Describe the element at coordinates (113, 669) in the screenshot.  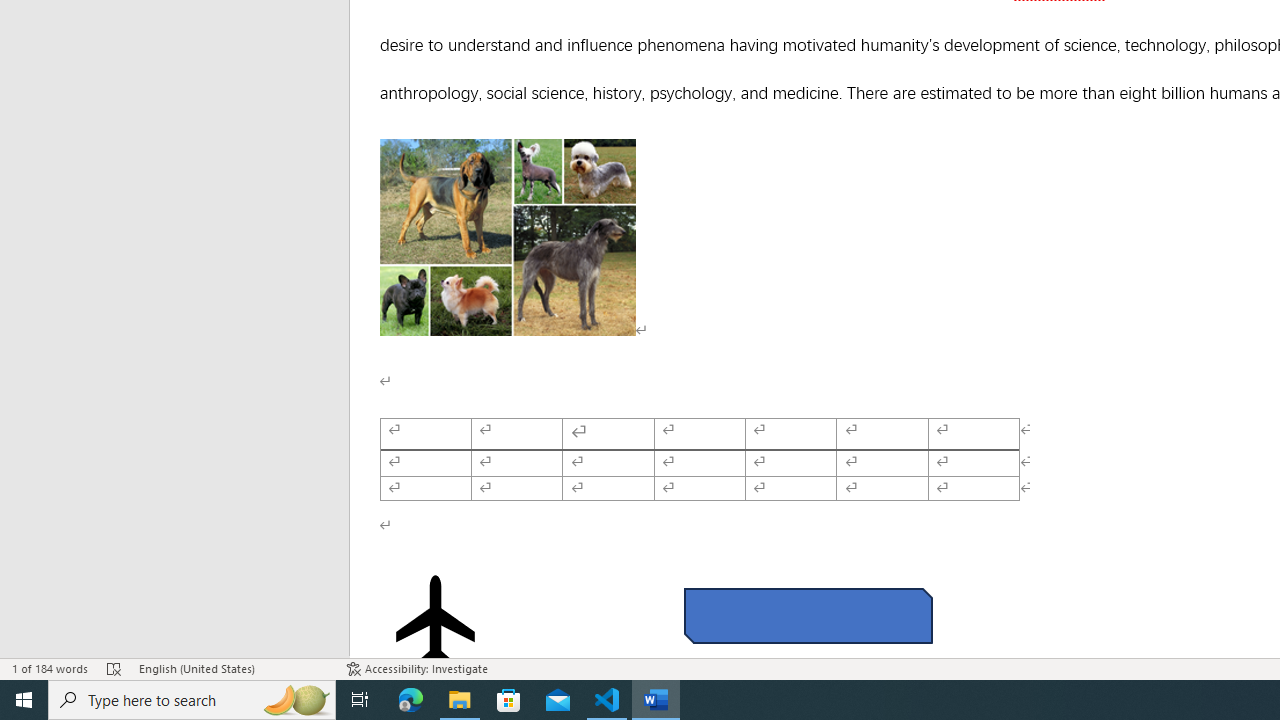
I see `'Spelling and Grammar Check Errors'` at that location.